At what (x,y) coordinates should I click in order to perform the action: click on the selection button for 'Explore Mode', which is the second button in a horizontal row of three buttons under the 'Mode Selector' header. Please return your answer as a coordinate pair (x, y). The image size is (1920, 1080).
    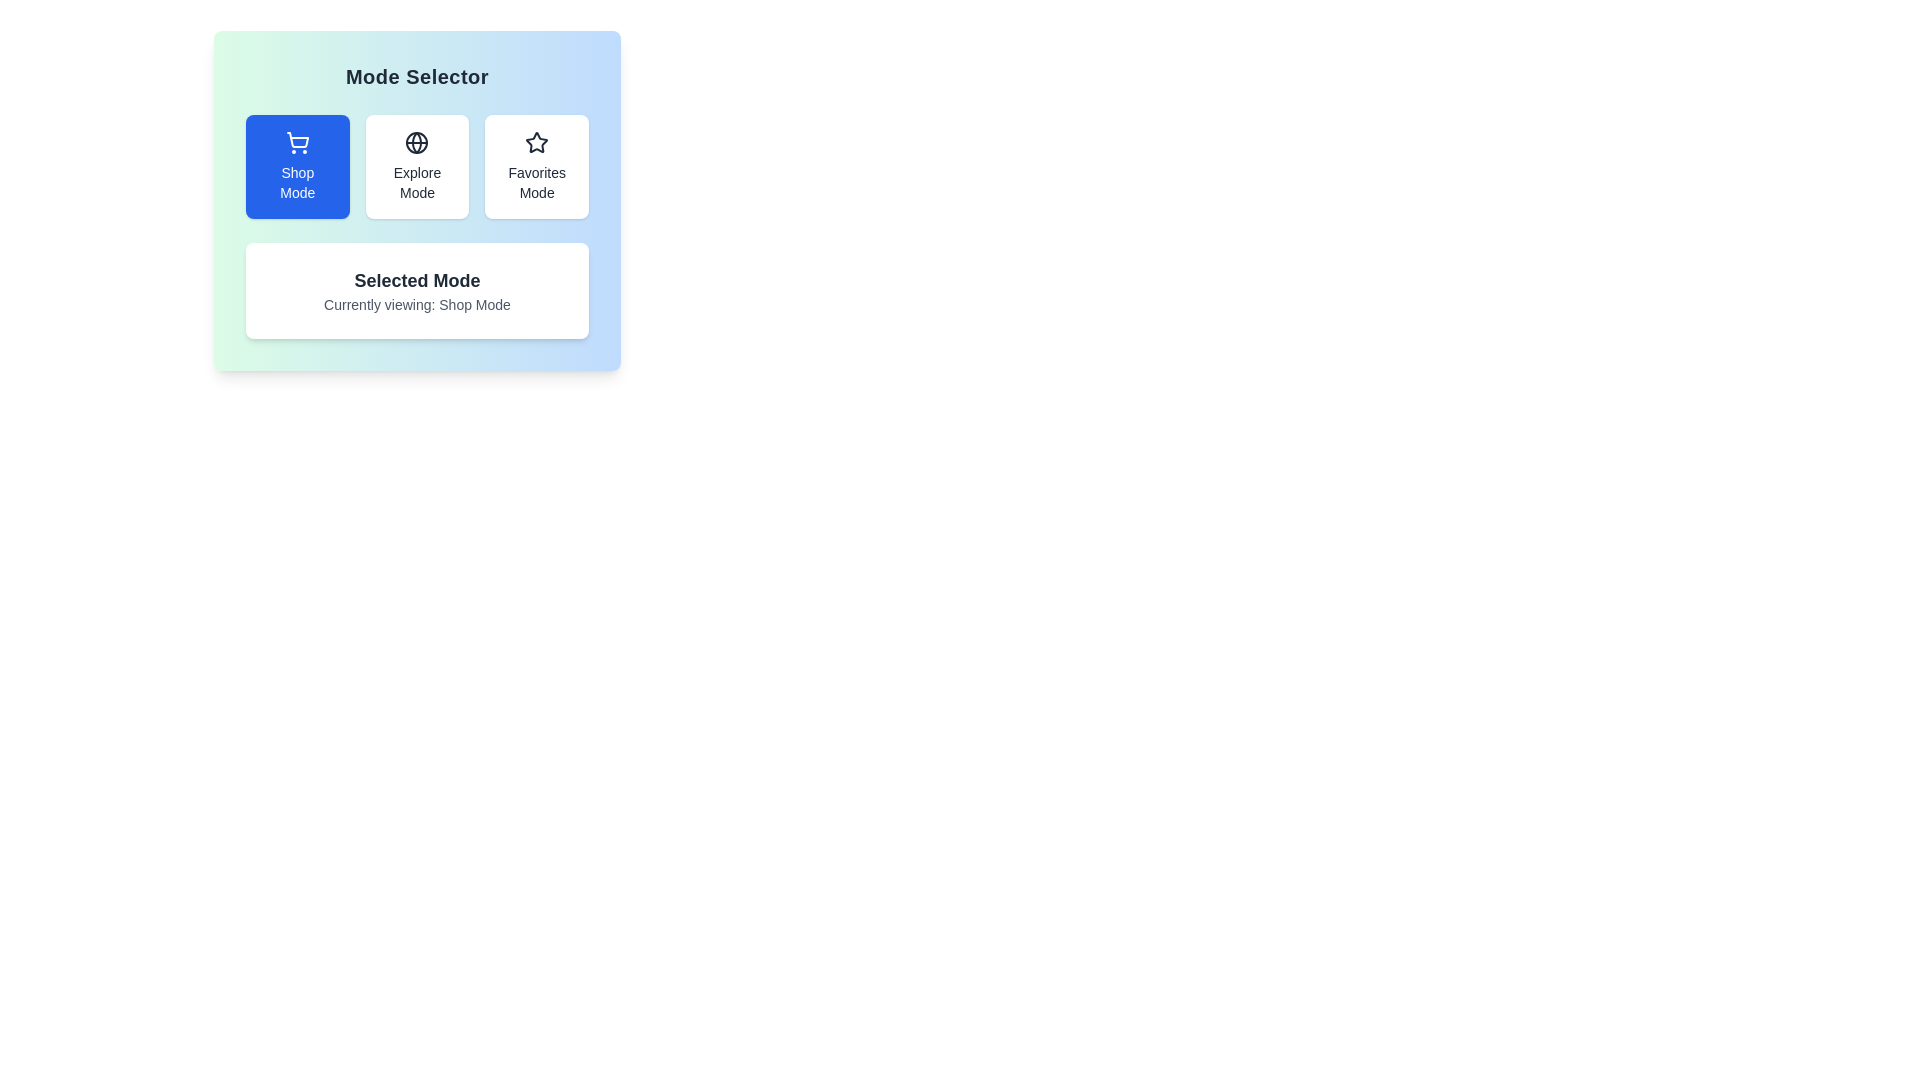
    Looking at the image, I should click on (416, 165).